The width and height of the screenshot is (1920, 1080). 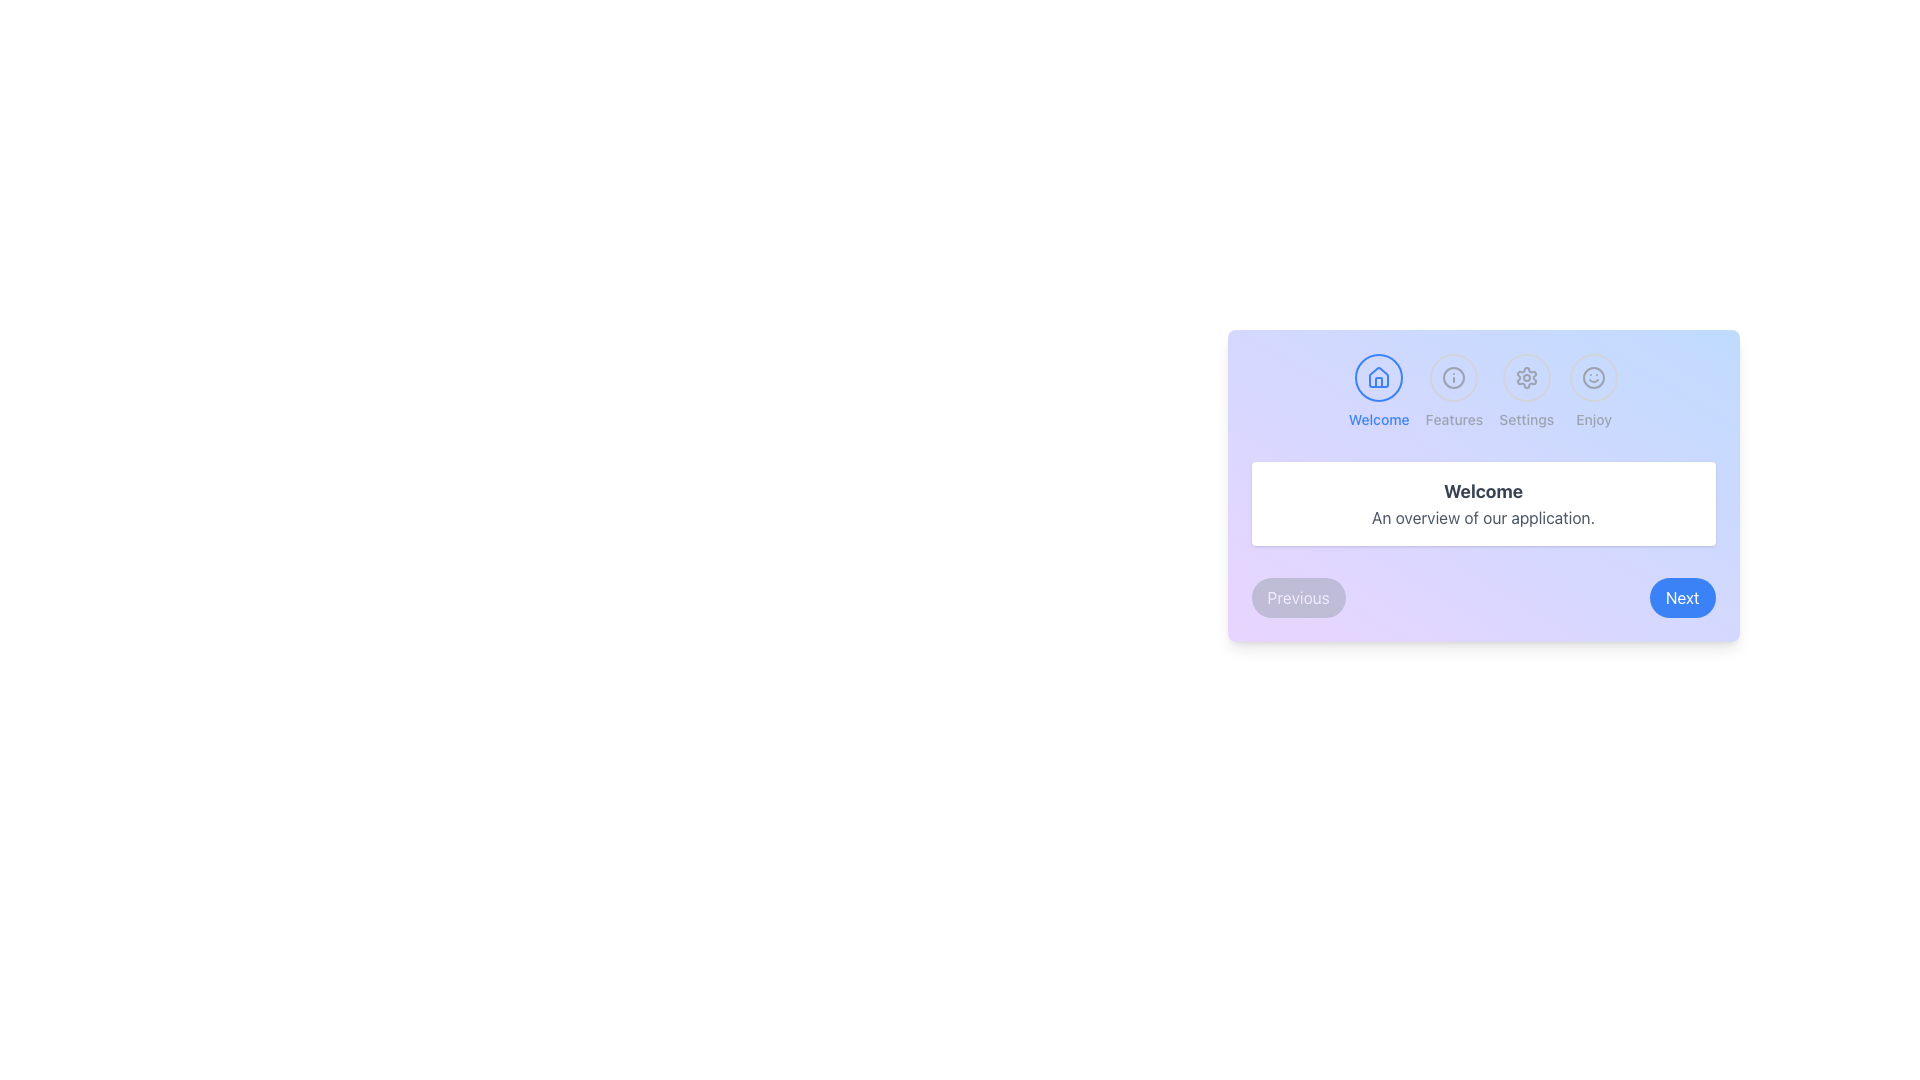 I want to click on the static text label that serves as a visual descriptor for the associated smiling face icon, positioned below it and aligned with similar elements, so click(x=1593, y=419).